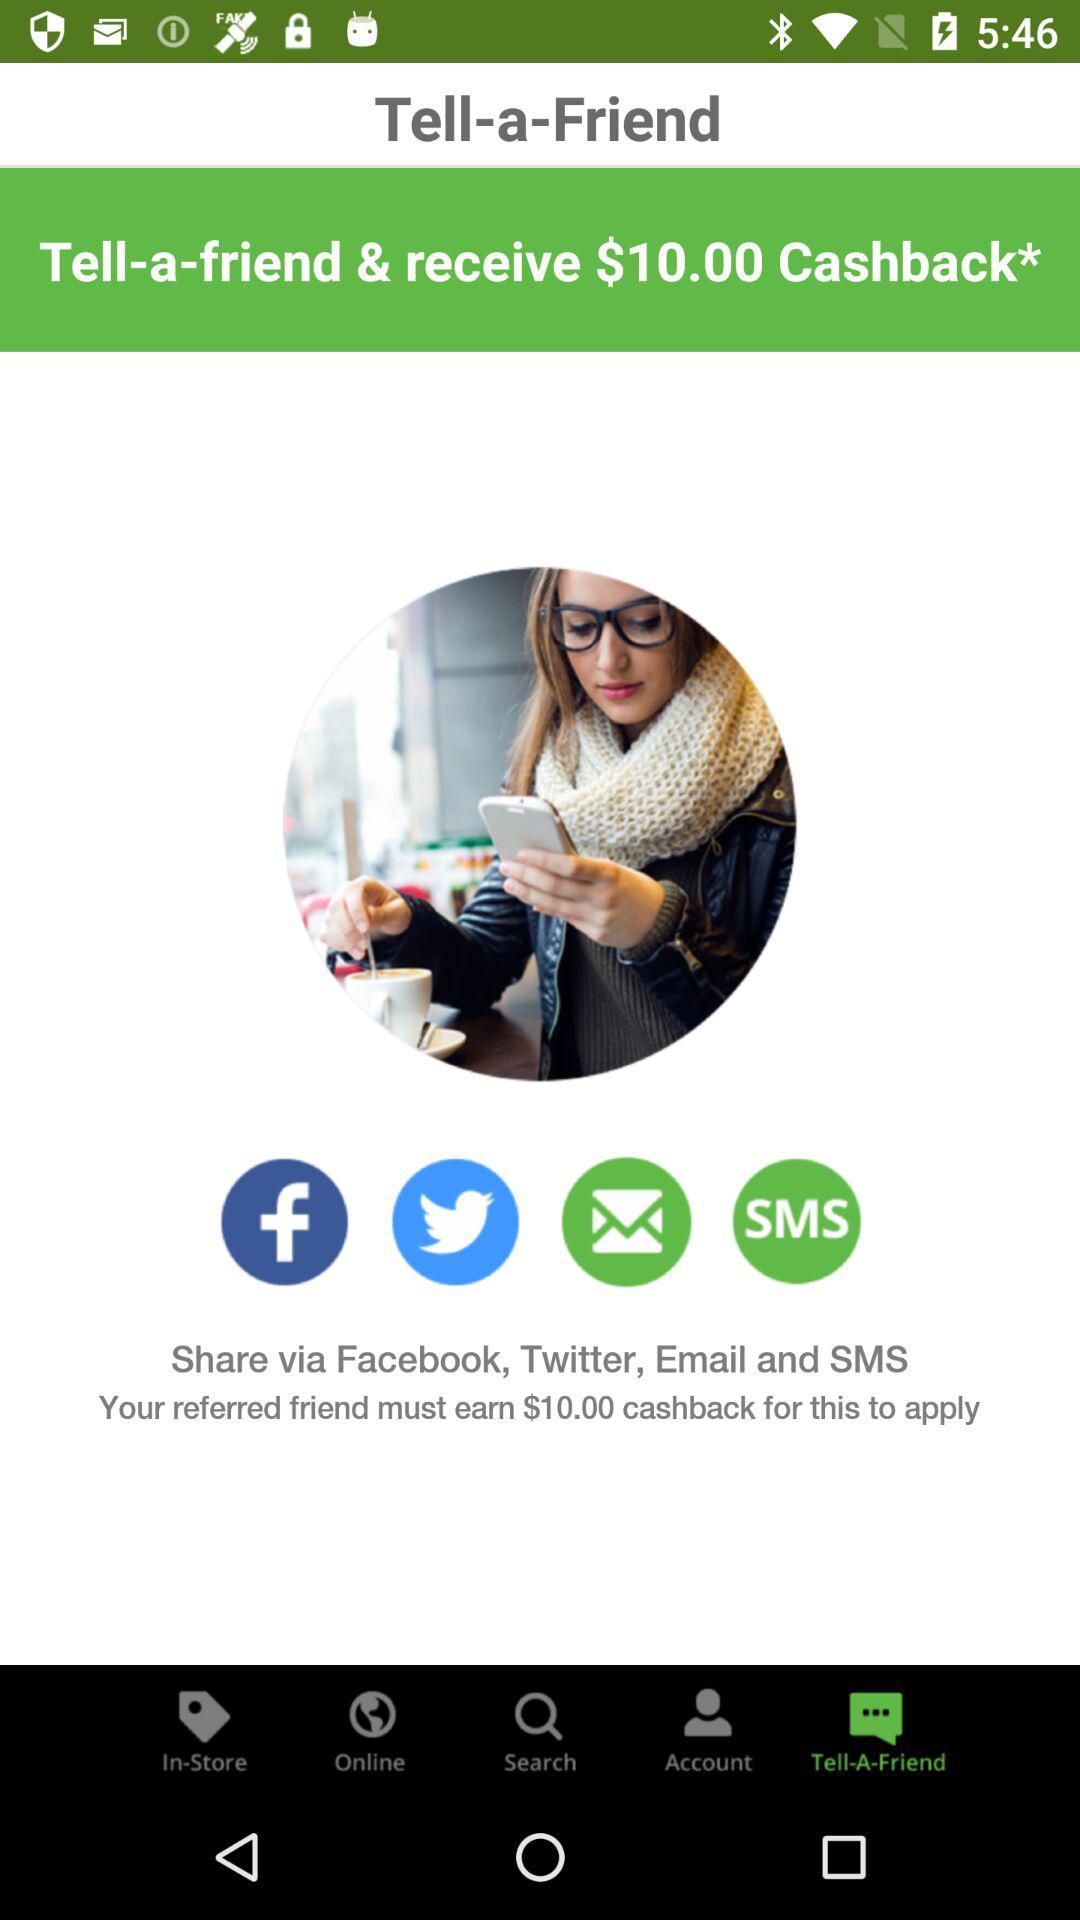 The height and width of the screenshot is (1920, 1080). What do you see at coordinates (874, 1728) in the screenshot?
I see `share the page` at bounding box center [874, 1728].